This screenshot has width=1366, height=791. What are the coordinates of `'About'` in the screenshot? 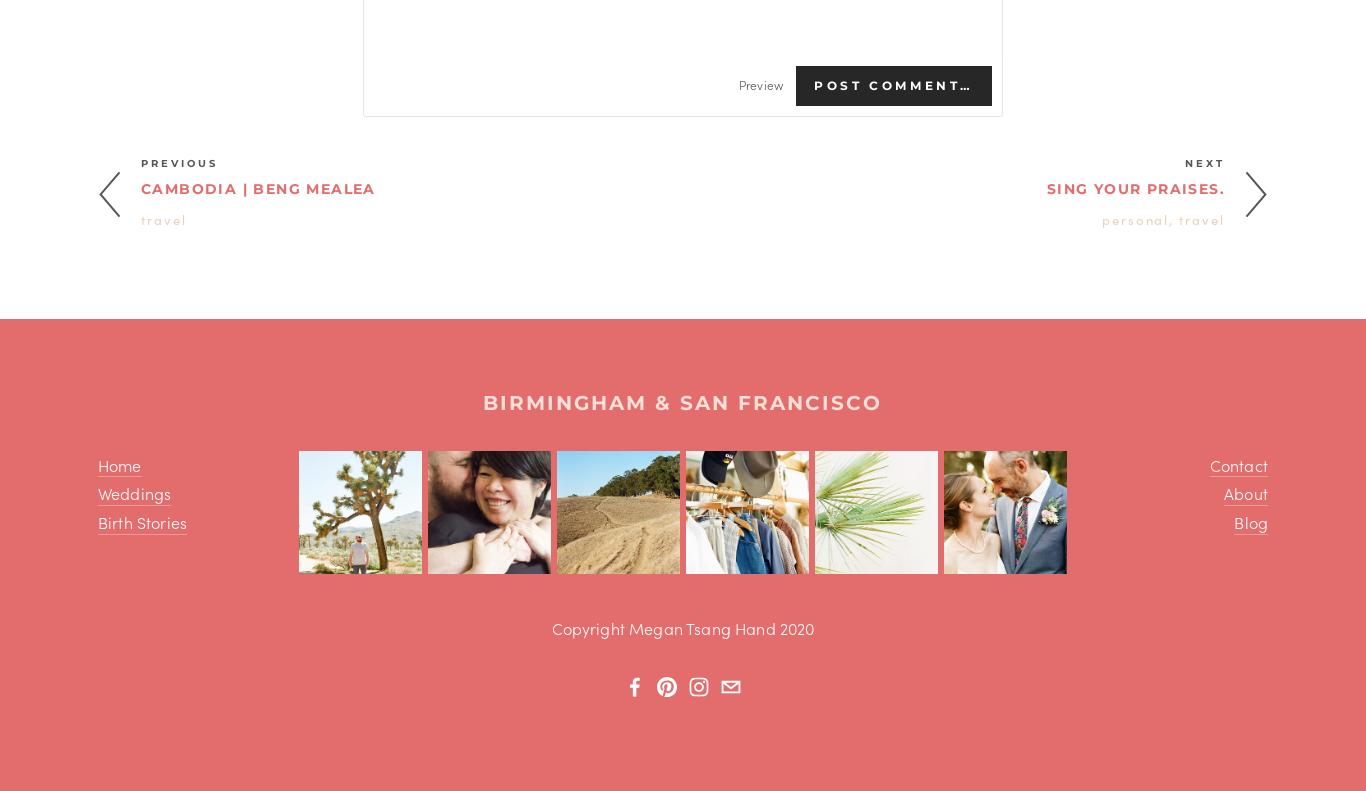 It's located at (1245, 492).